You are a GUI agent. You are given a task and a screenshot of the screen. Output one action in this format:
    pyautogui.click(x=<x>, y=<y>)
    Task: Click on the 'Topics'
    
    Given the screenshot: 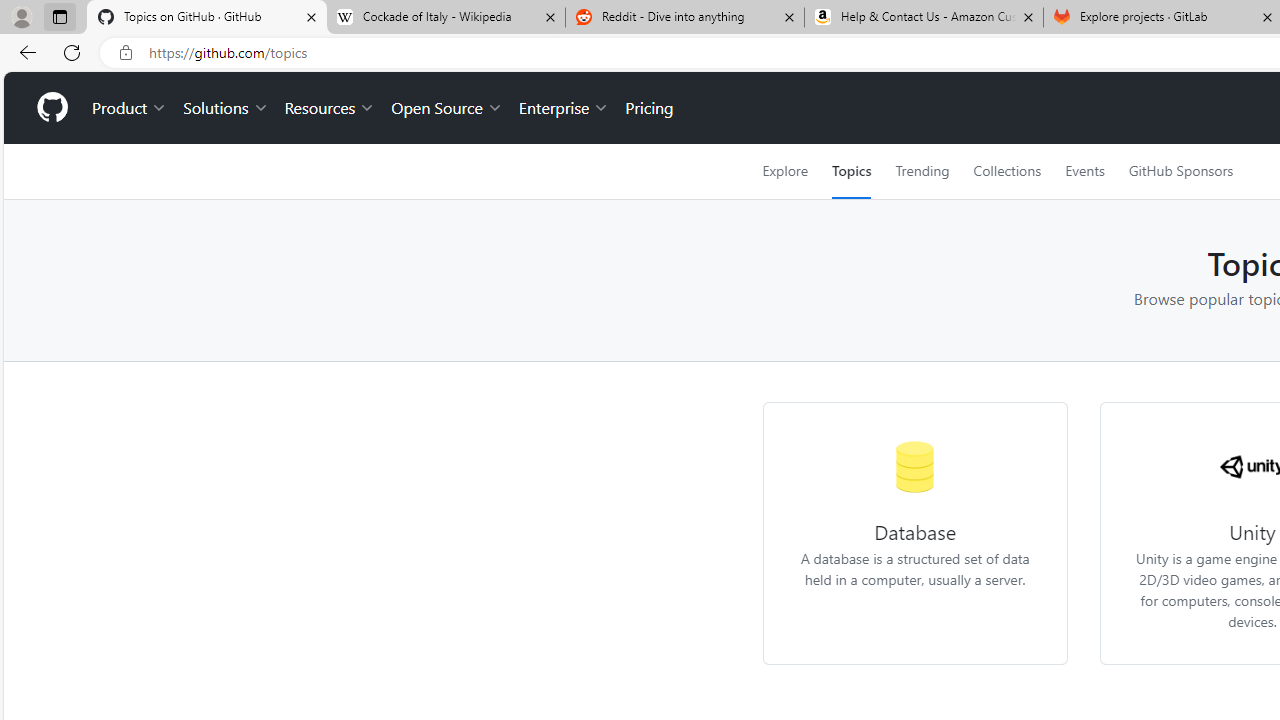 What is the action you would take?
    pyautogui.click(x=851, y=170)
    